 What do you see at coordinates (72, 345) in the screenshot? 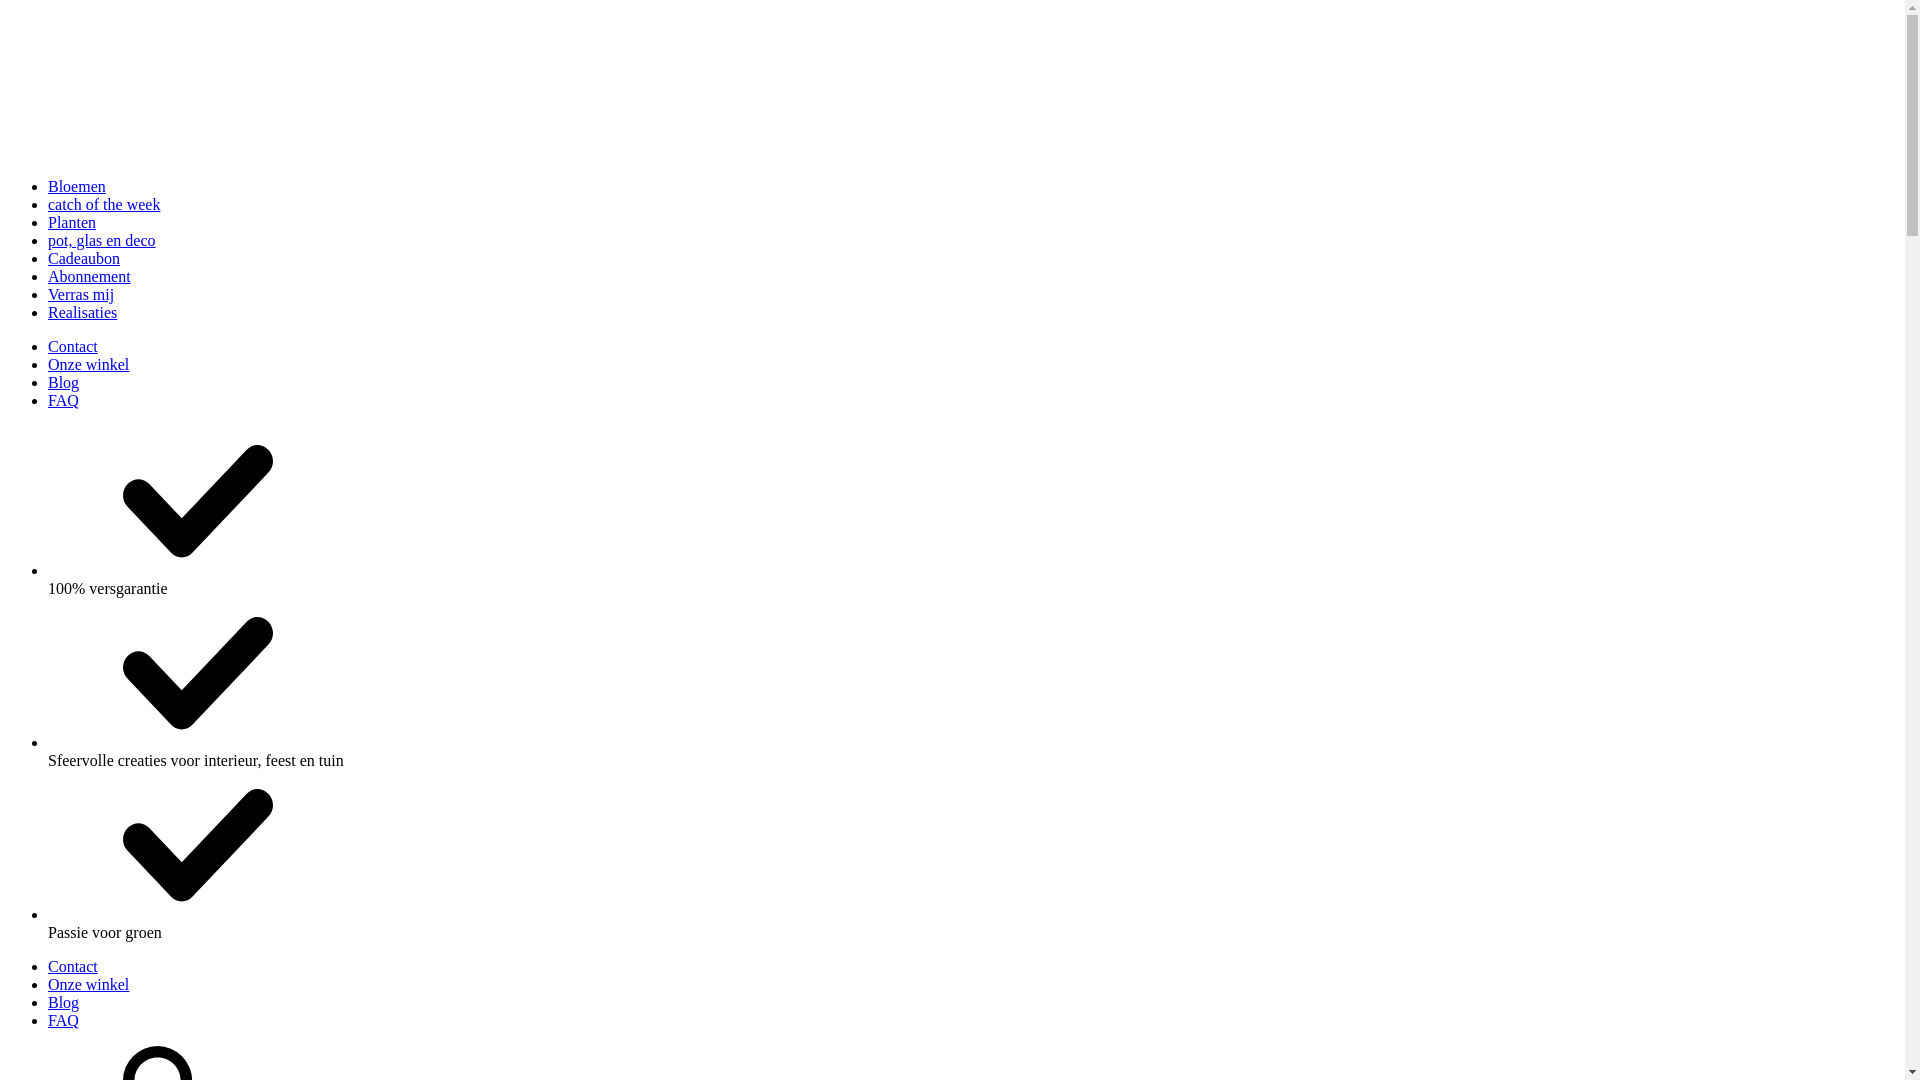
I see `'Contact'` at bounding box center [72, 345].